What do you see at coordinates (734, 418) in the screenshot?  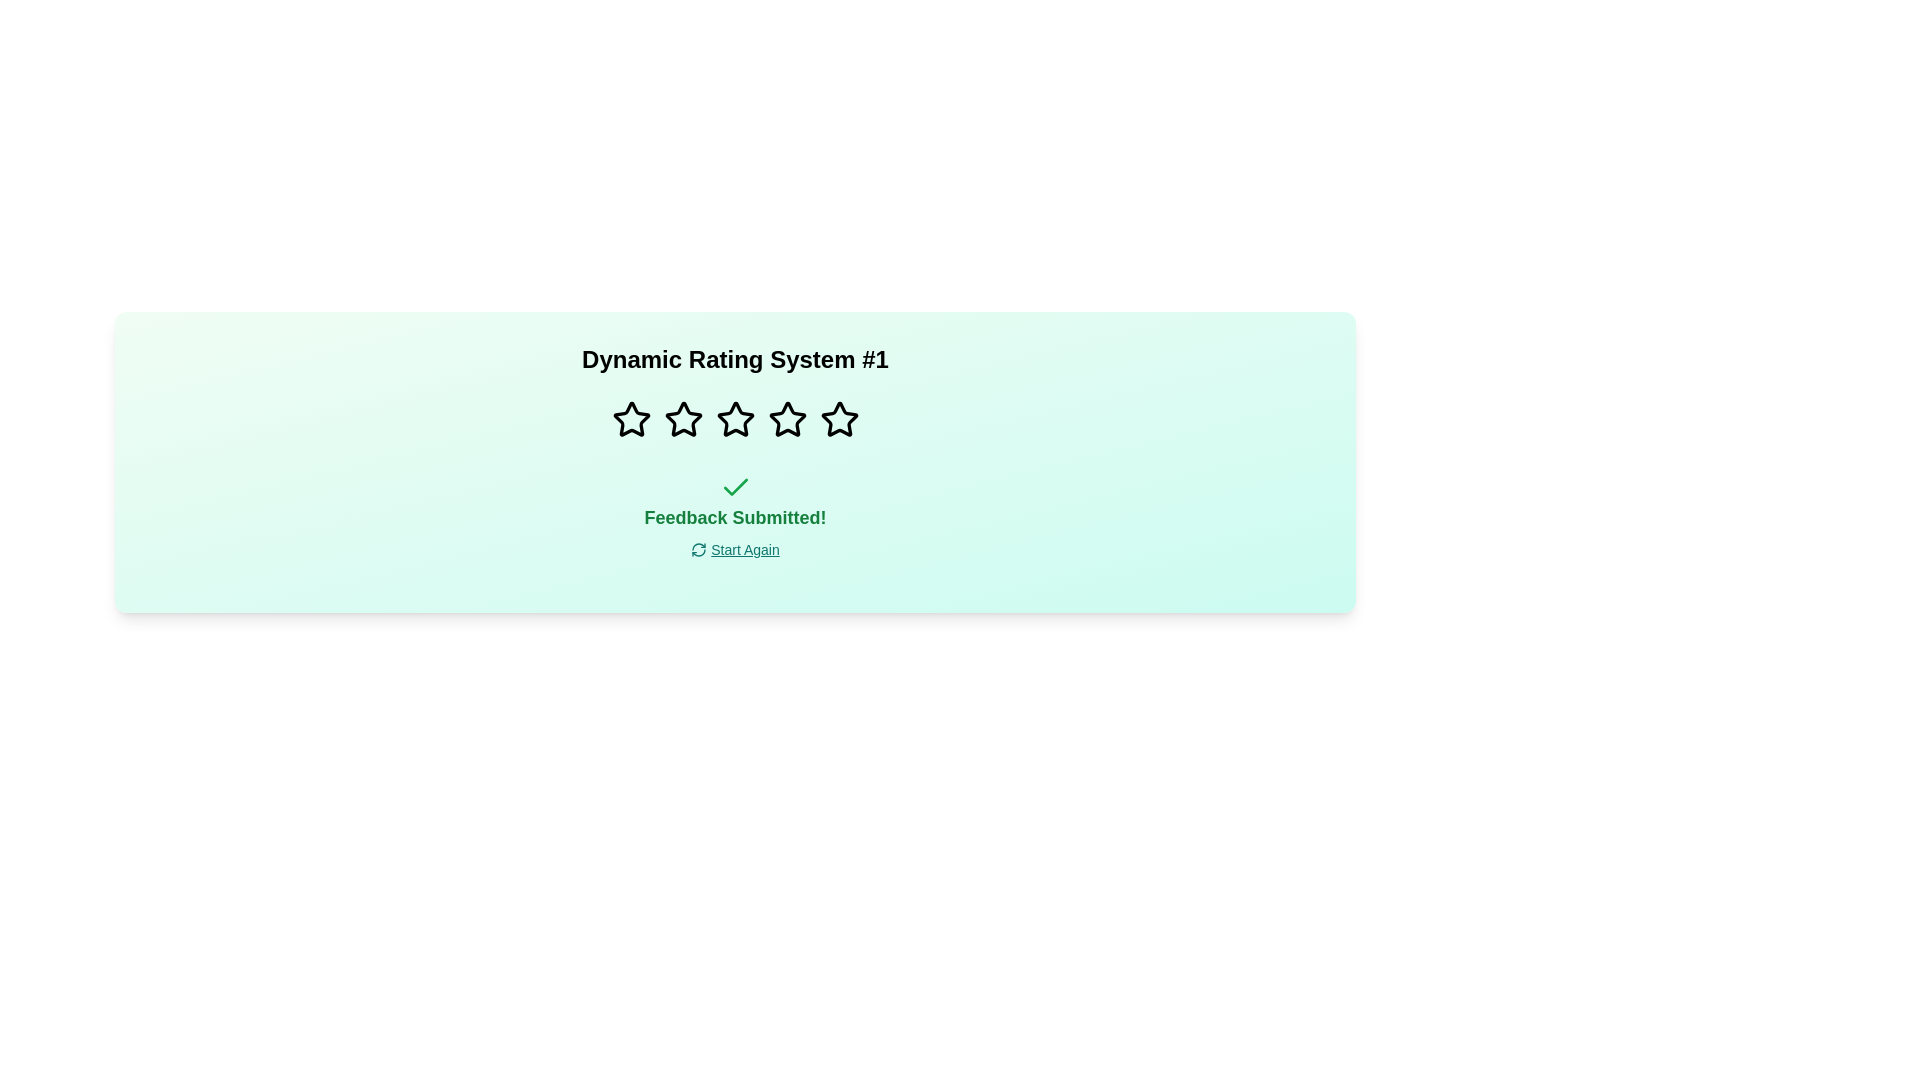 I see `the third star icon in the rating system to trigger the highlight effect` at bounding box center [734, 418].